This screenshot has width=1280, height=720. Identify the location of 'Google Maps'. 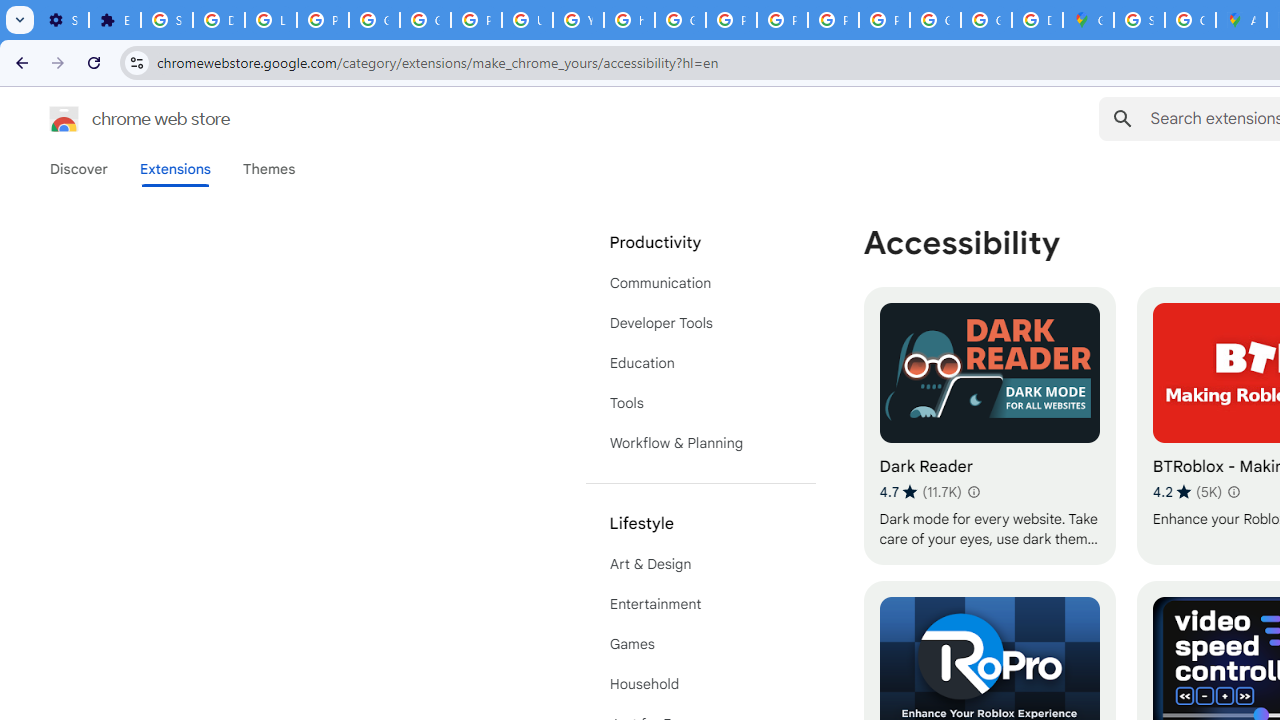
(1087, 20).